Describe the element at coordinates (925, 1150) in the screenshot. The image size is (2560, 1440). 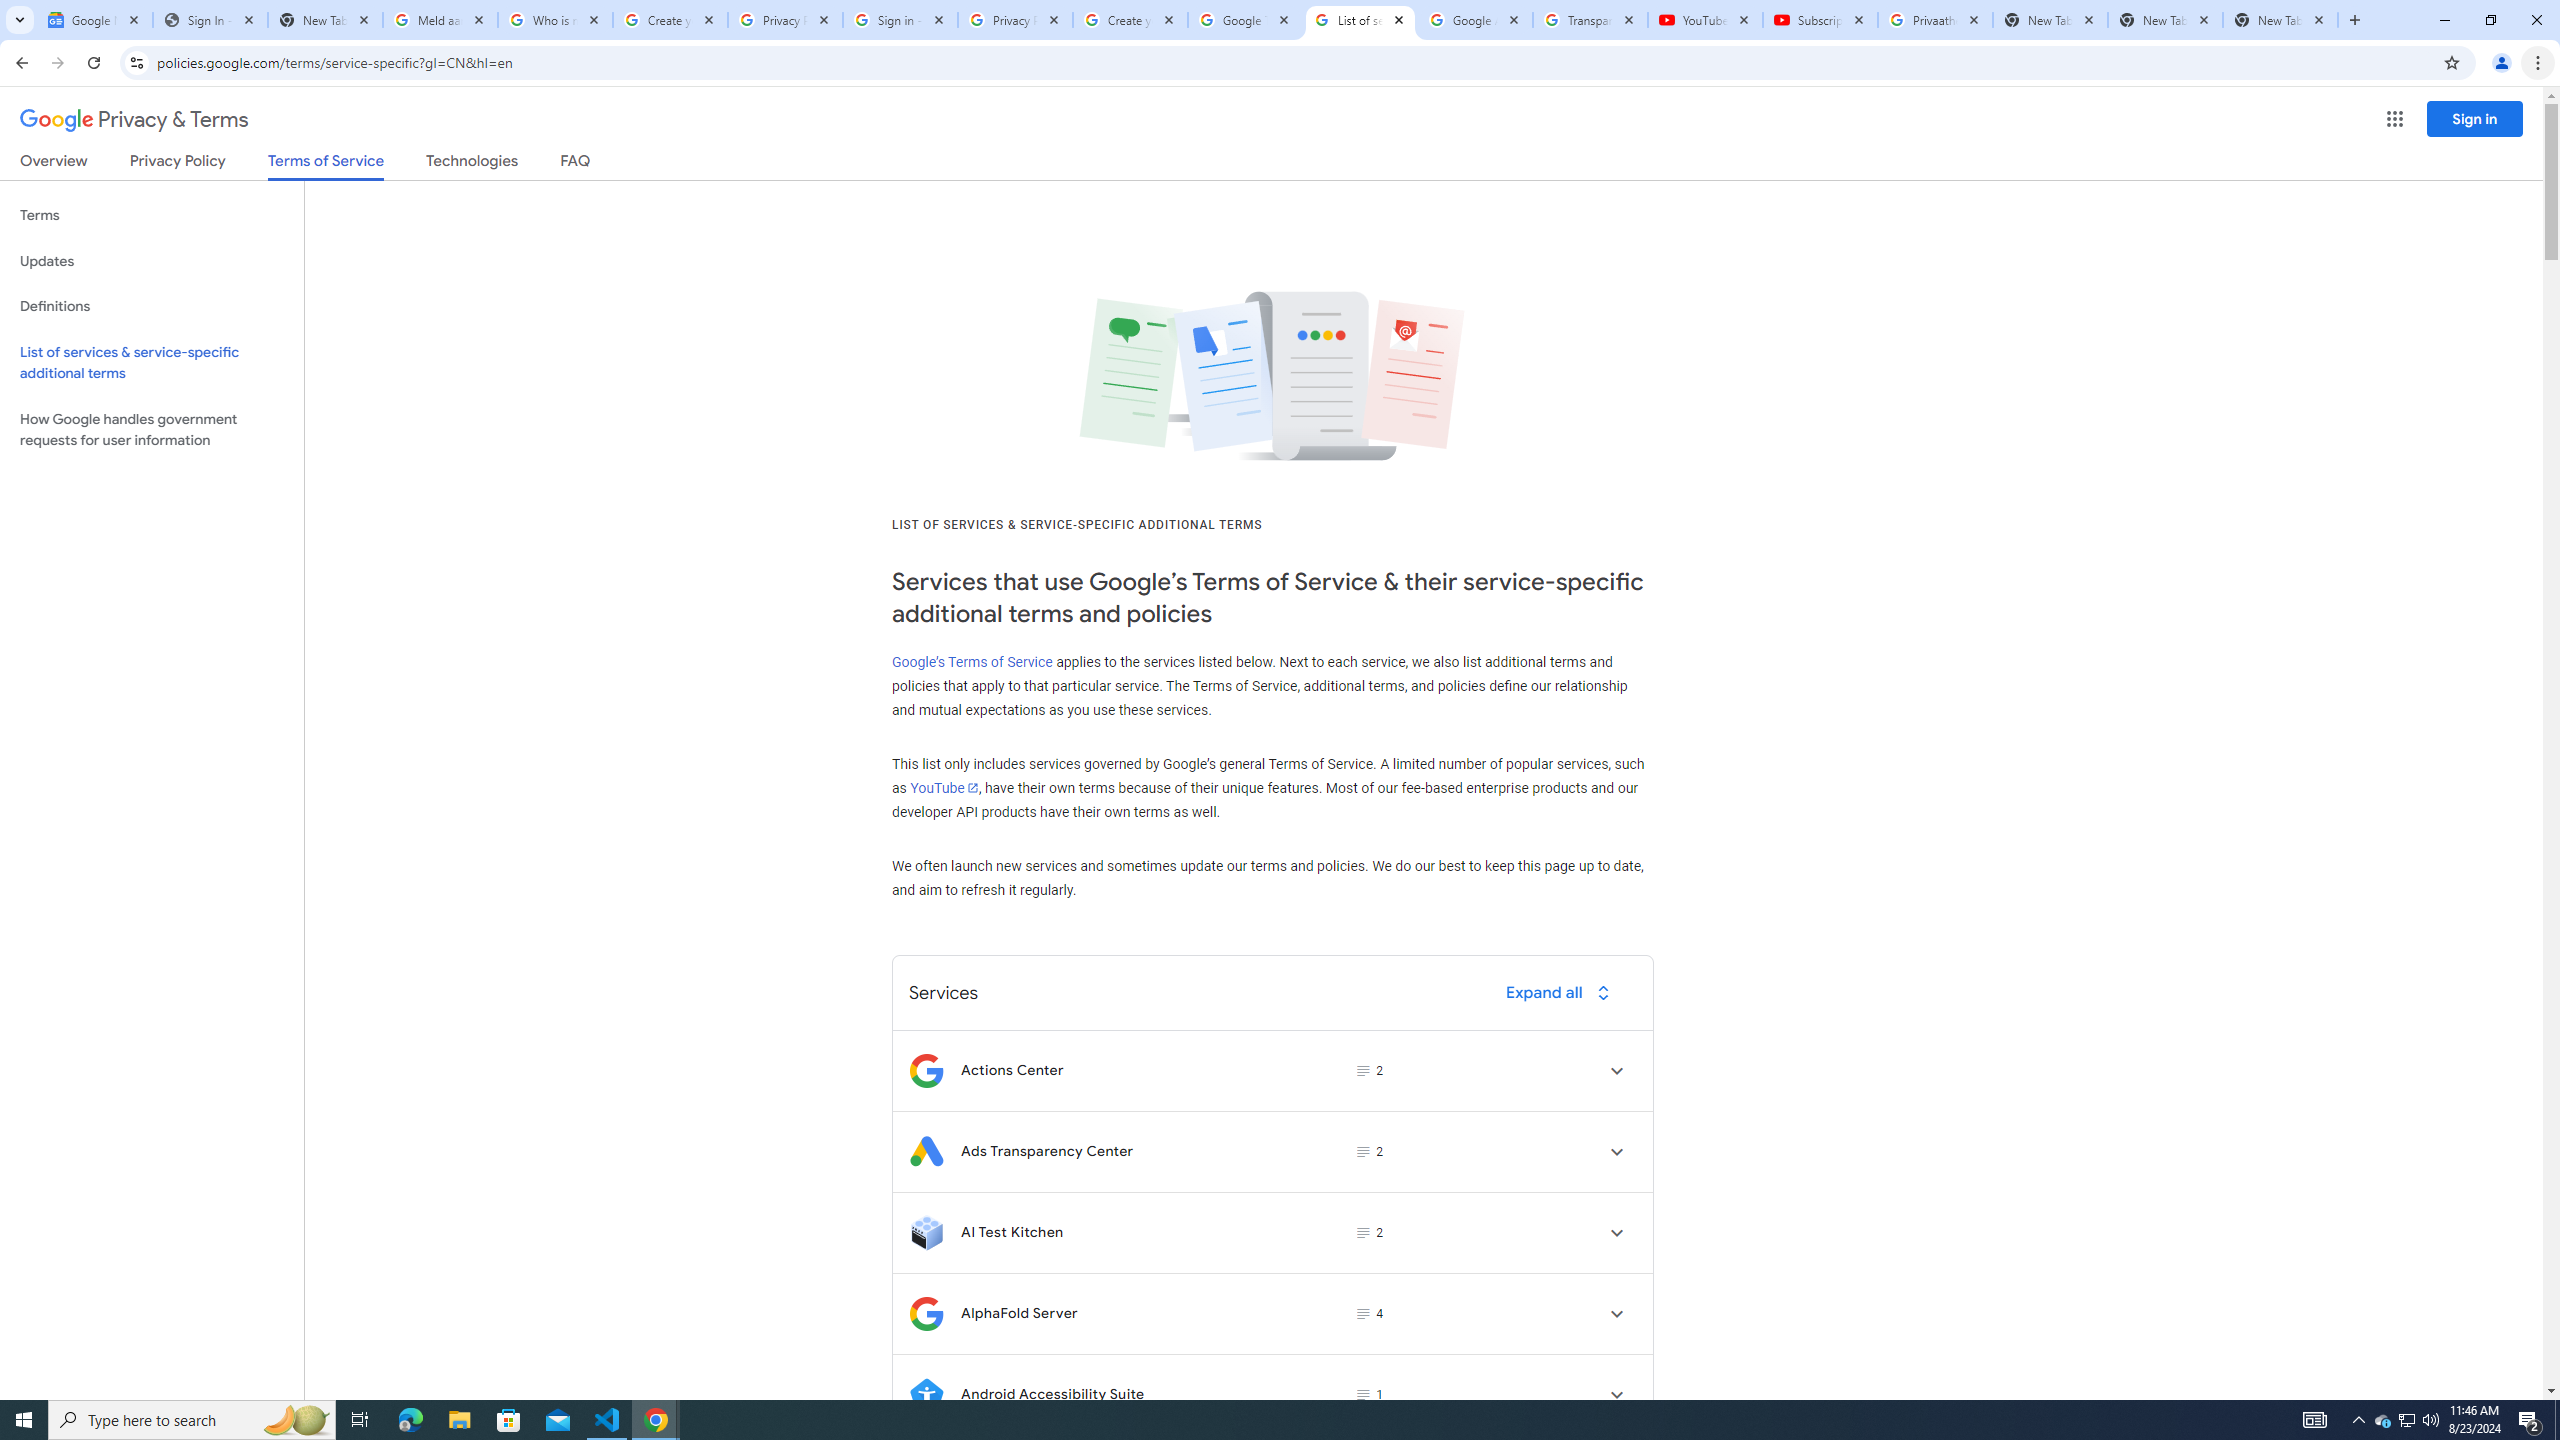
I see `'Logo for Ads Transparency Center'` at that location.